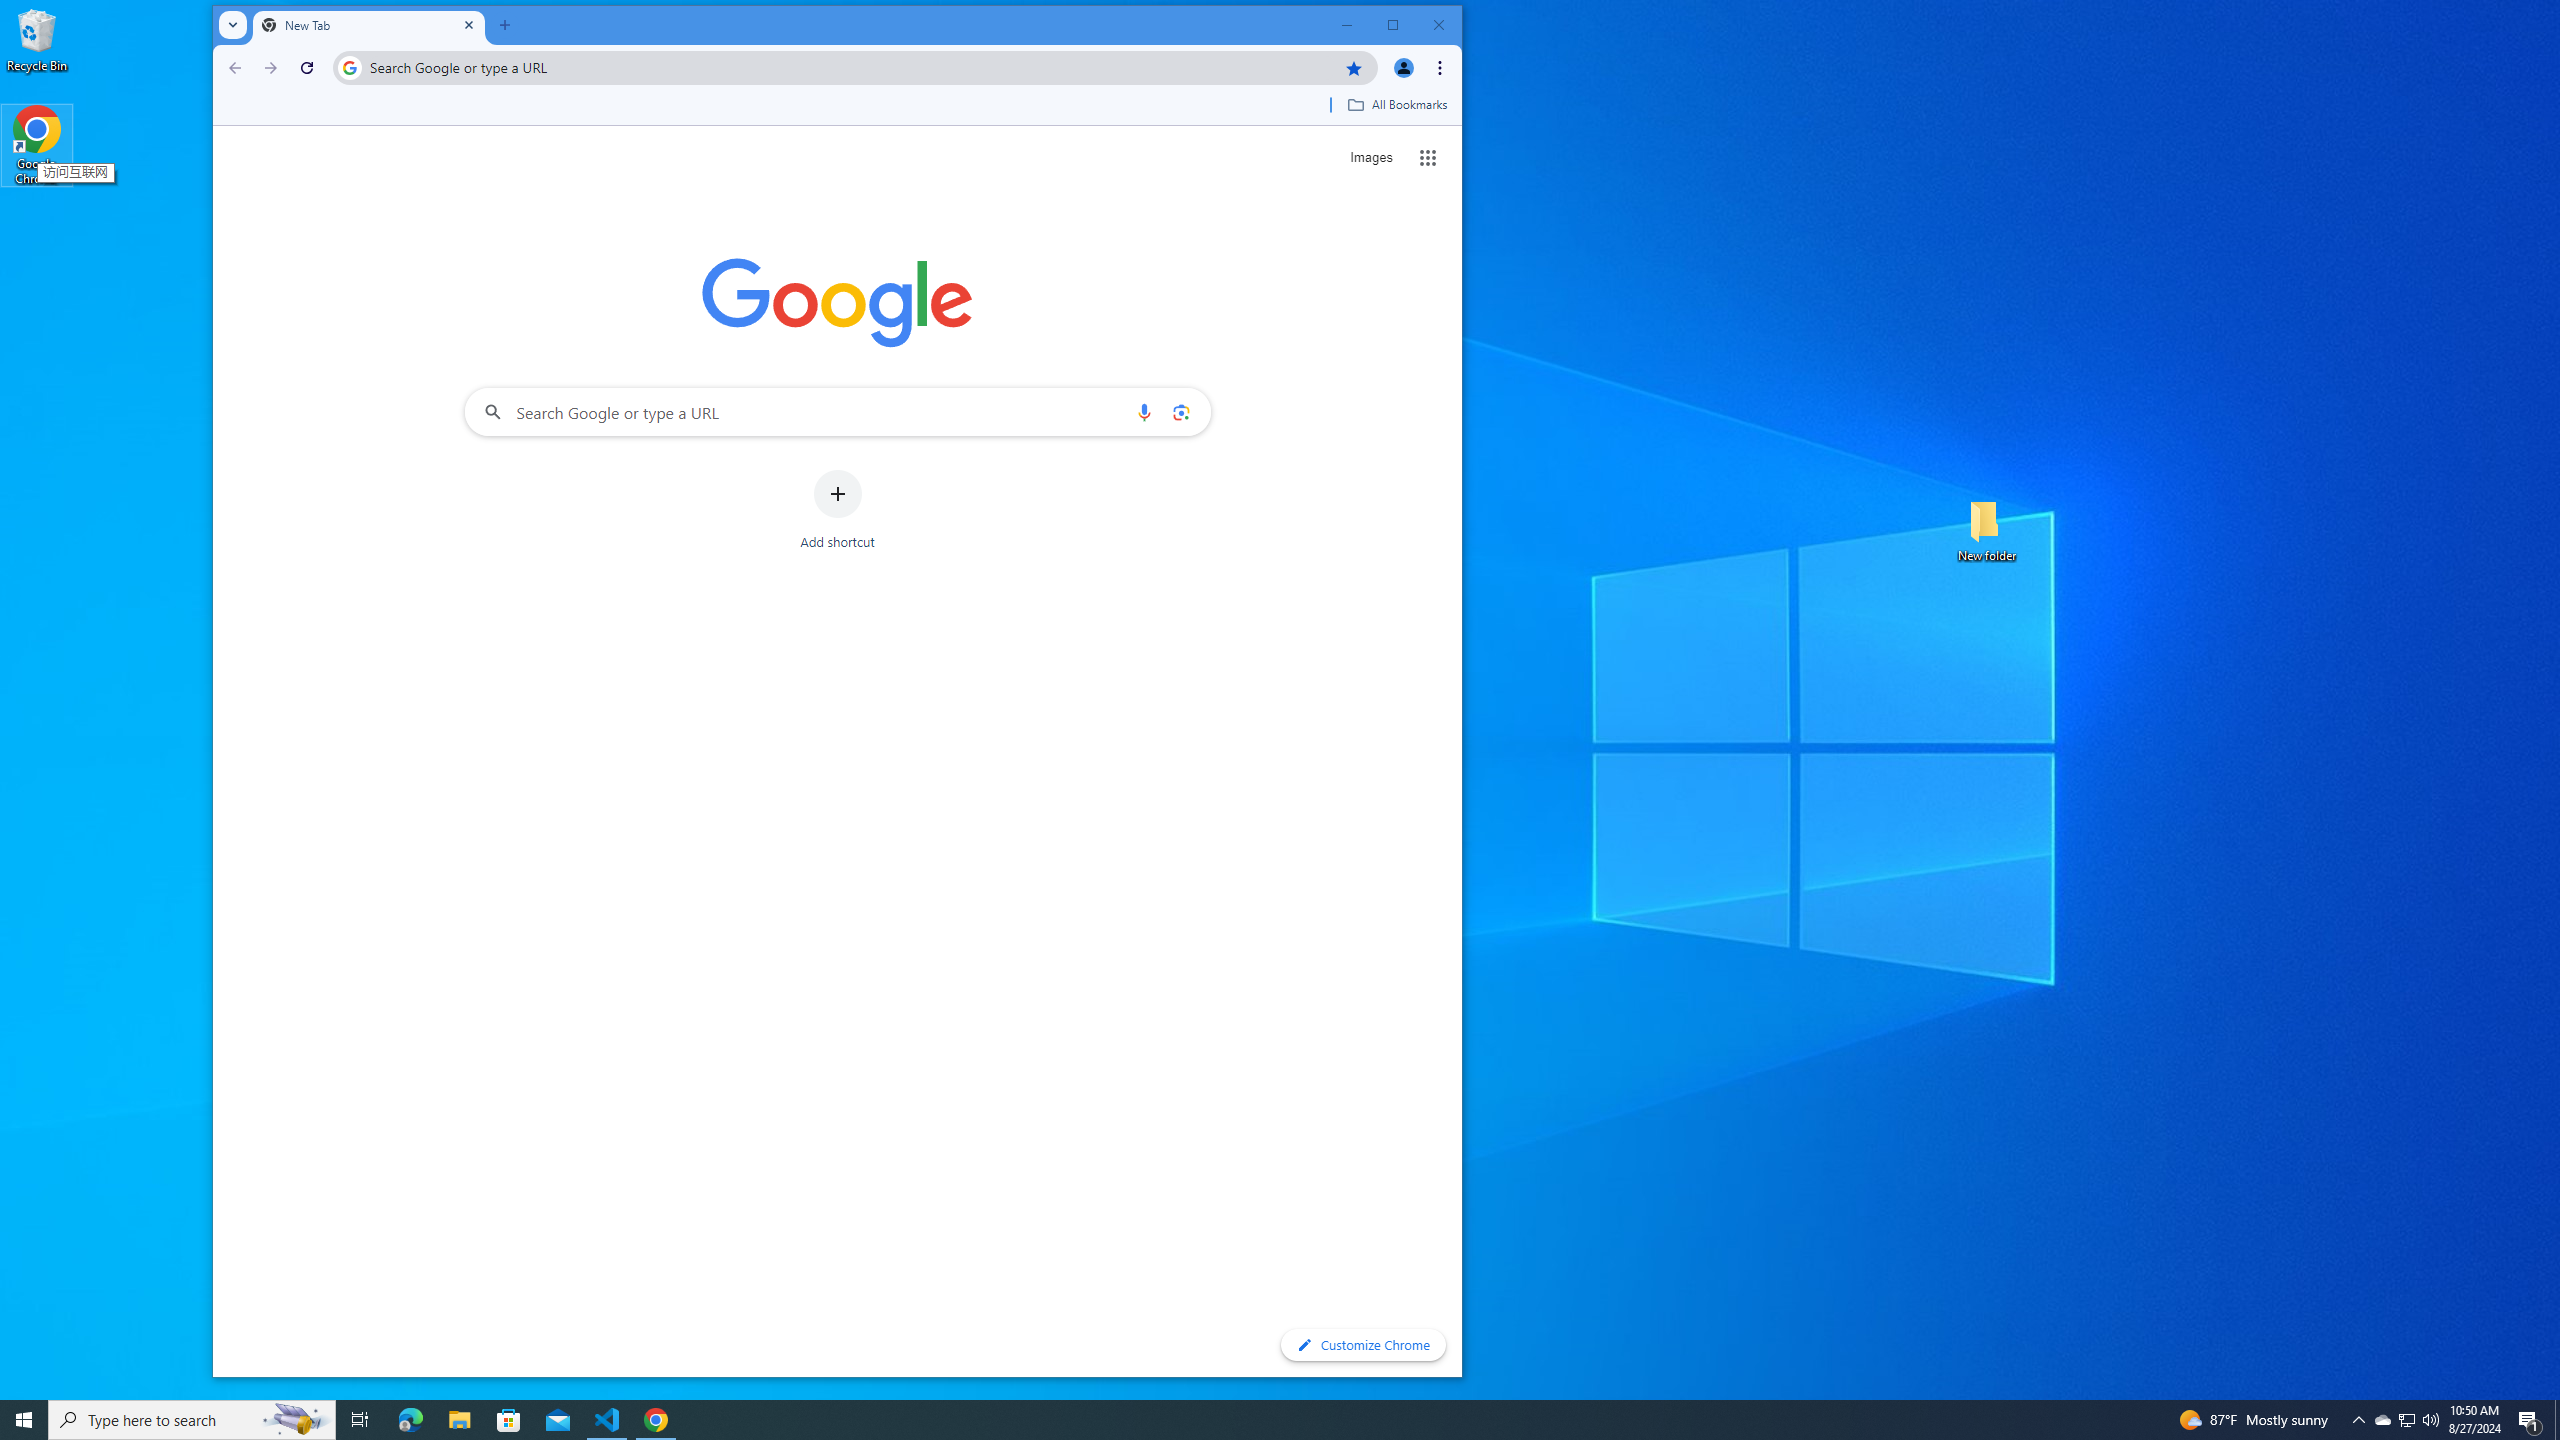 Image resolution: width=2560 pixels, height=1440 pixels. Describe the element at coordinates (1986, 528) in the screenshot. I see `'New folder'` at that location.